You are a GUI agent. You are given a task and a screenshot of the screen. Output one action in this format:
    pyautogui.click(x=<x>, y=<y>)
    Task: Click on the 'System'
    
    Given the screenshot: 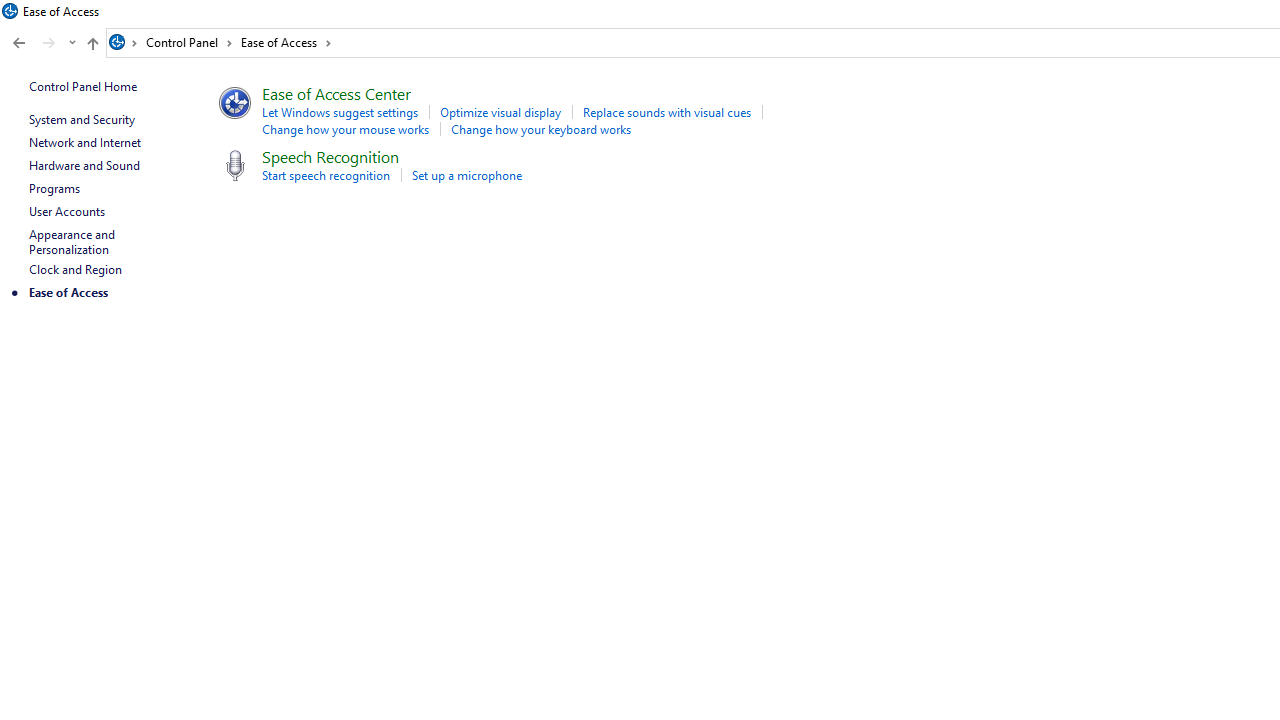 What is the action you would take?
    pyautogui.click(x=10, y=11)
    